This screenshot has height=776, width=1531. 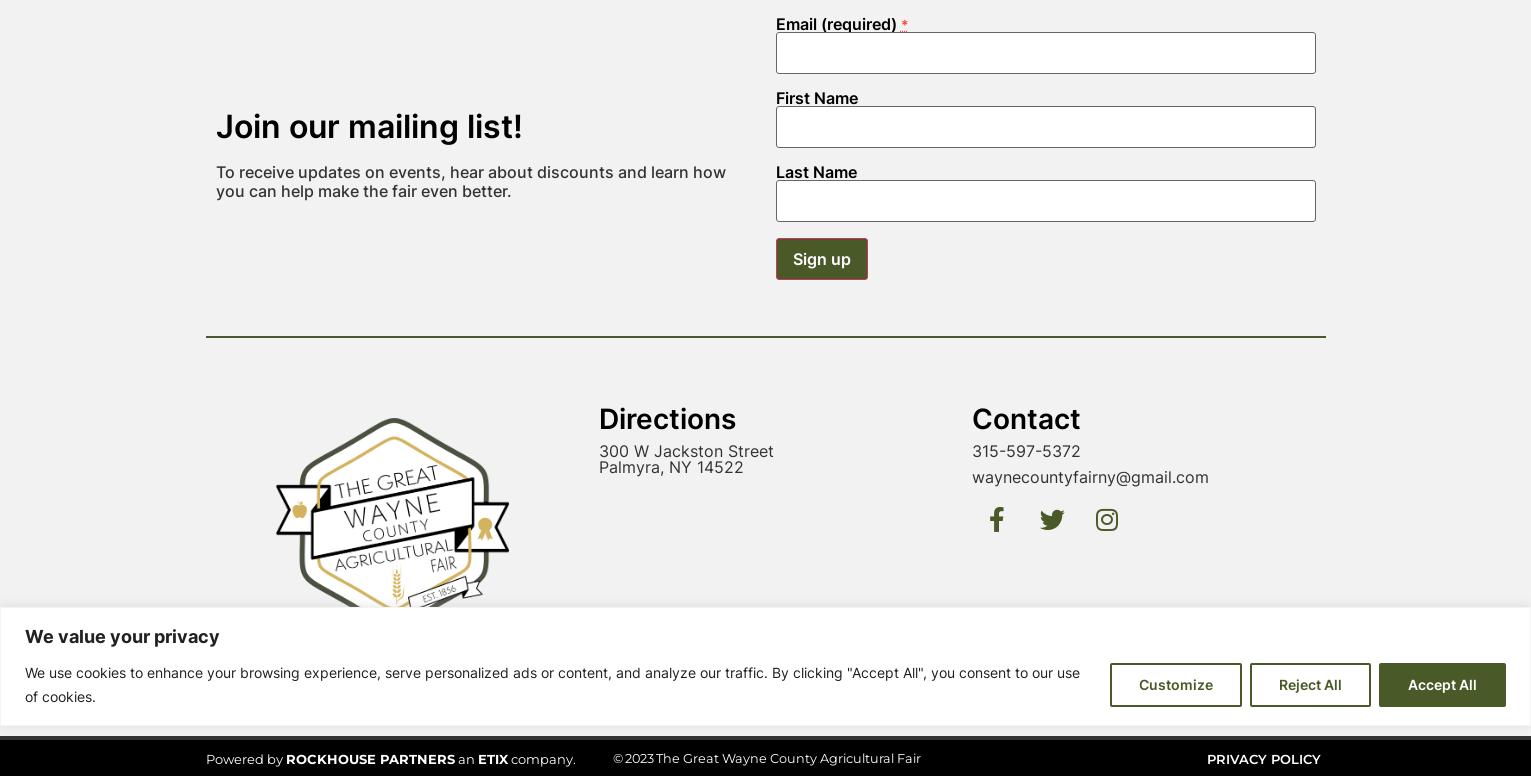 I want to click on 'Directions', so click(x=665, y=139).